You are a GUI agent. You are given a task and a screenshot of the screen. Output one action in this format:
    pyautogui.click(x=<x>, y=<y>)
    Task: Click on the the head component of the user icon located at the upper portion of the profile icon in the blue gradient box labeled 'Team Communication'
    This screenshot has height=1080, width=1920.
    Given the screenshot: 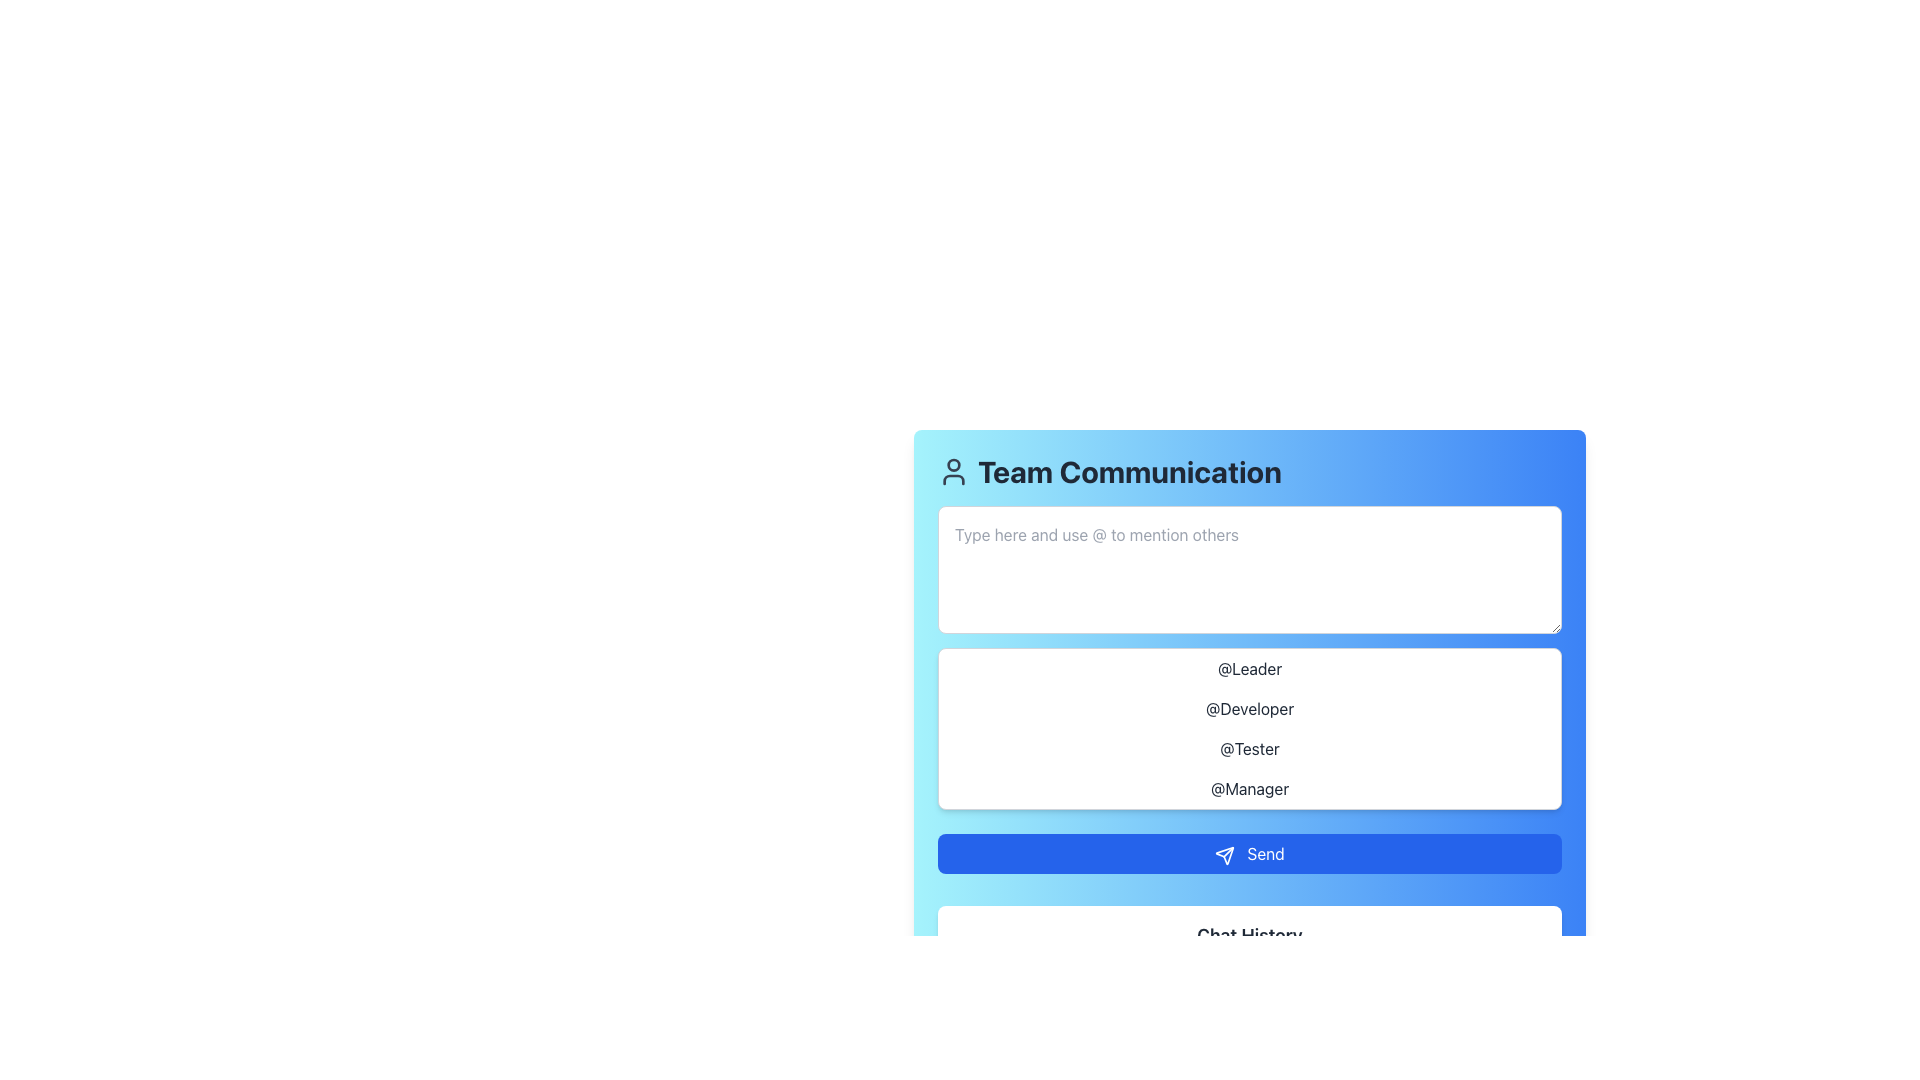 What is the action you would take?
    pyautogui.click(x=953, y=465)
    